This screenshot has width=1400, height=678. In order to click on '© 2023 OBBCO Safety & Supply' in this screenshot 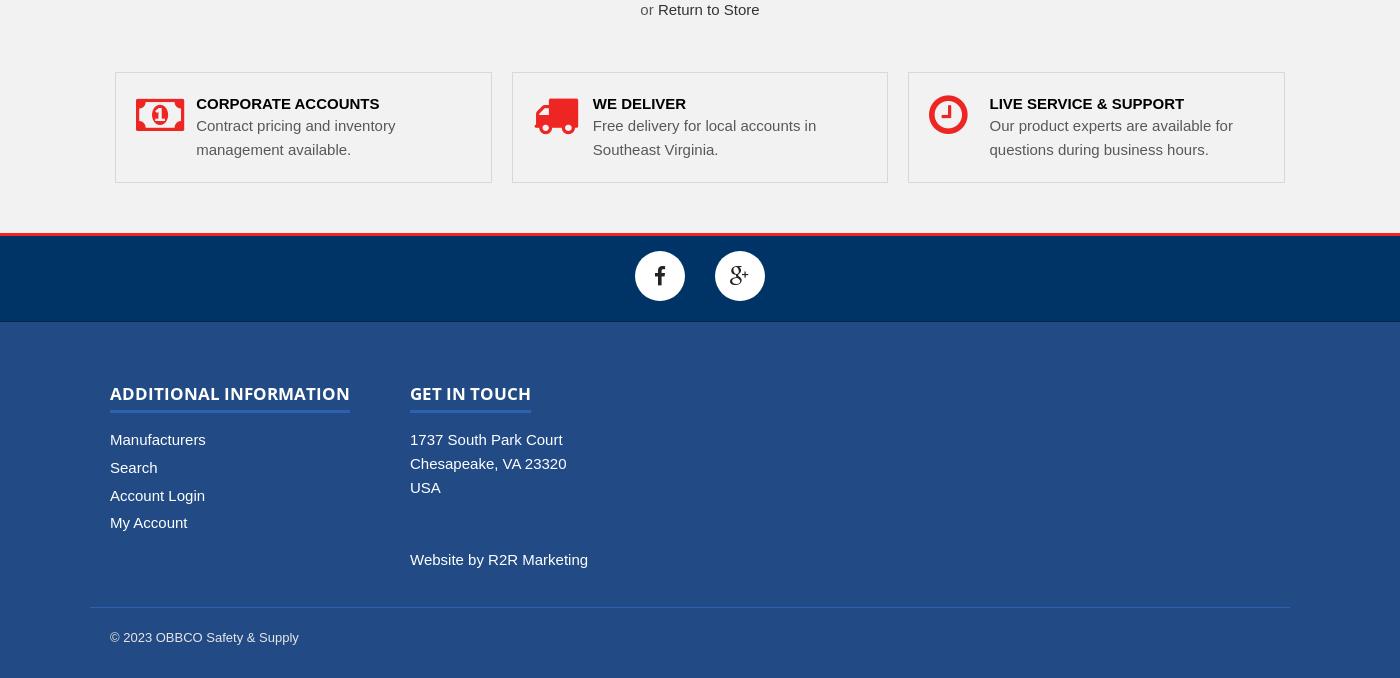, I will do `click(203, 637)`.